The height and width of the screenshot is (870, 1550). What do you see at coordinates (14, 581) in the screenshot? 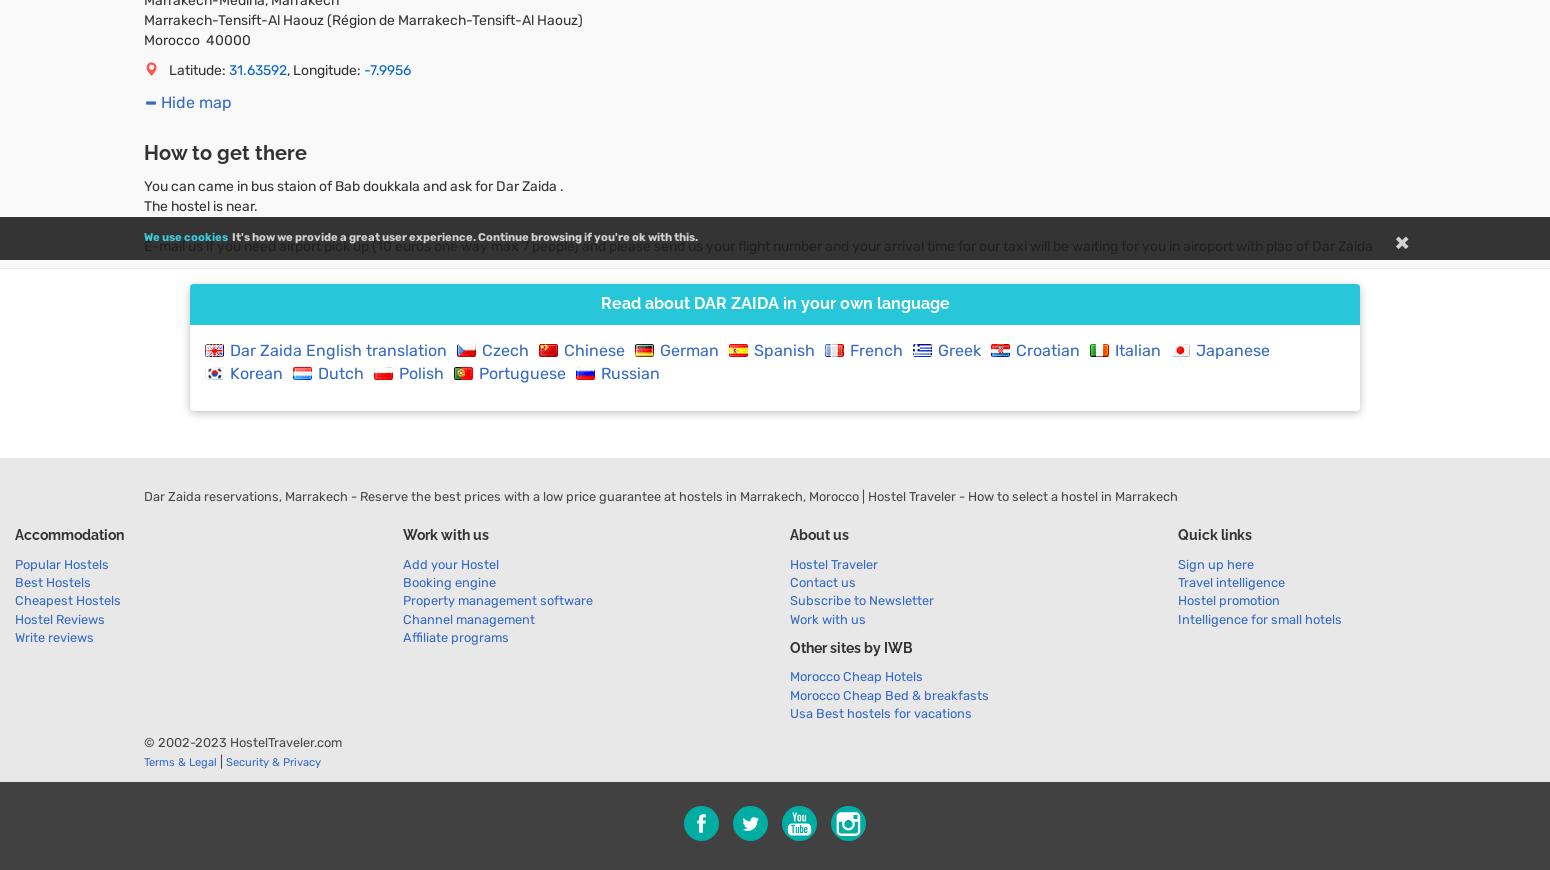
I see `'Best Hostels'` at bounding box center [14, 581].